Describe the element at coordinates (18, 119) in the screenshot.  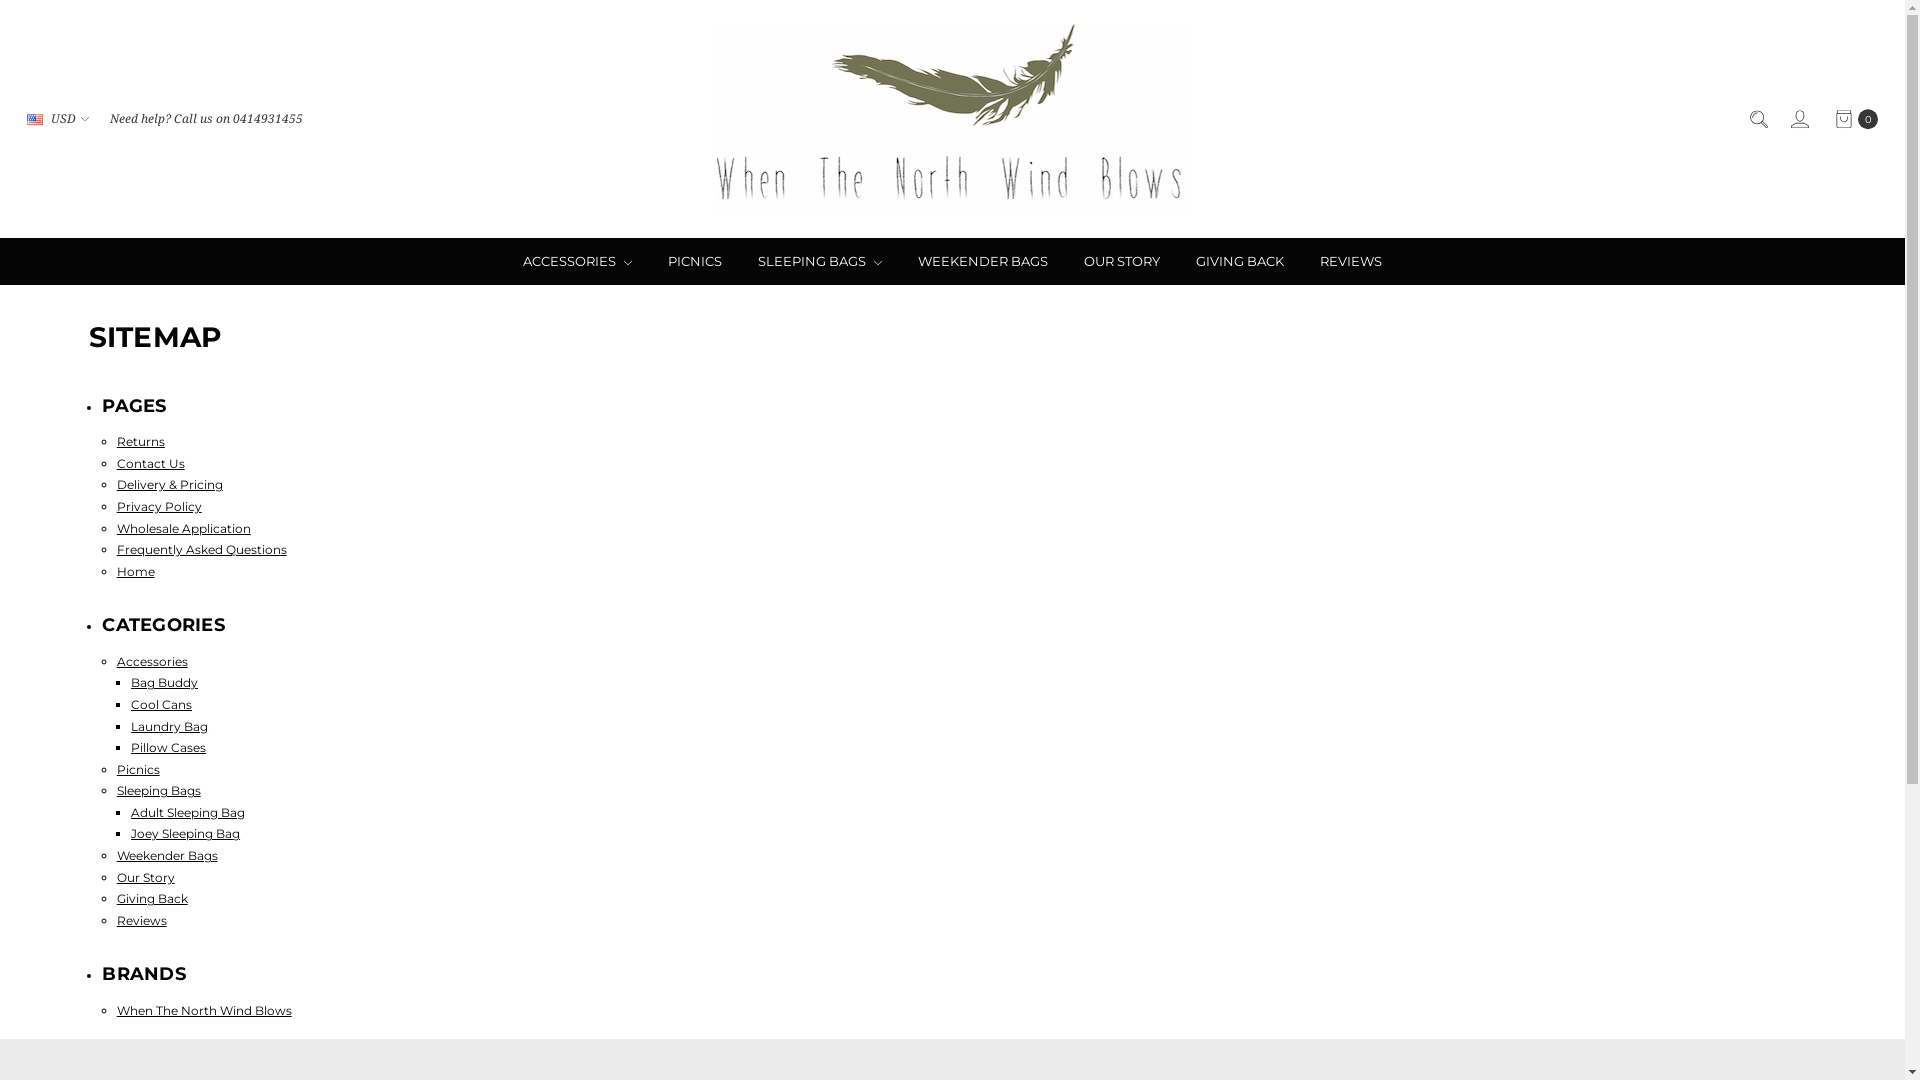
I see `'USD'` at that location.